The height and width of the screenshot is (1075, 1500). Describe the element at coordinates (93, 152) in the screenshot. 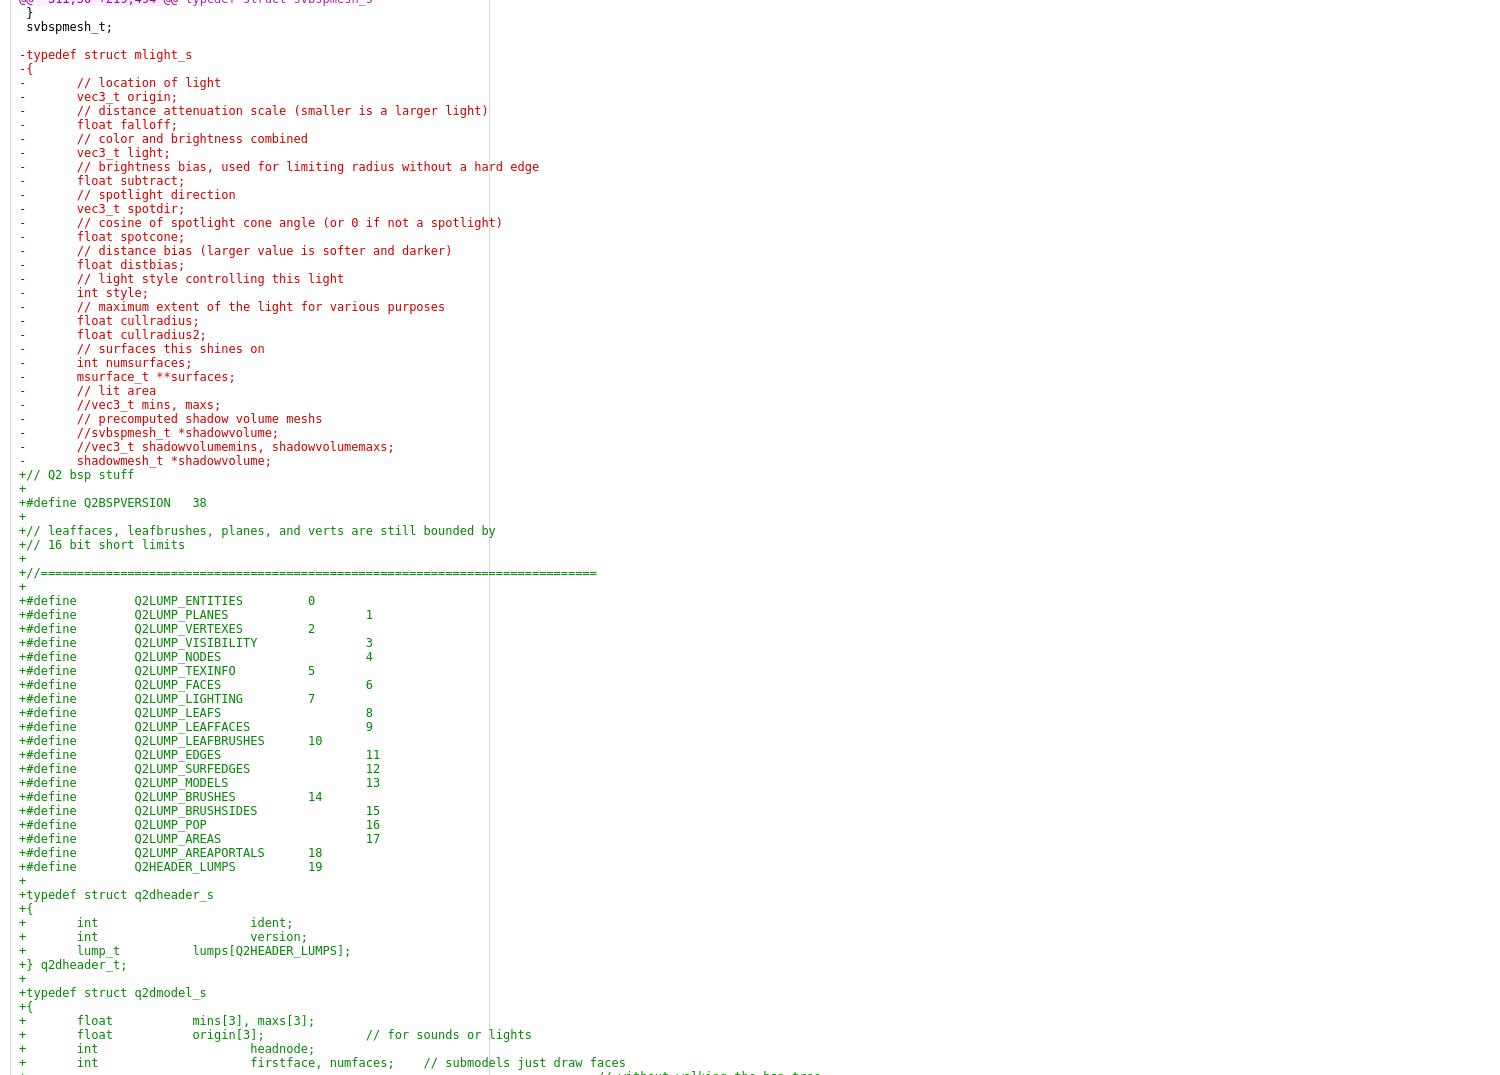

I see `'-       vec3_t light;'` at that location.